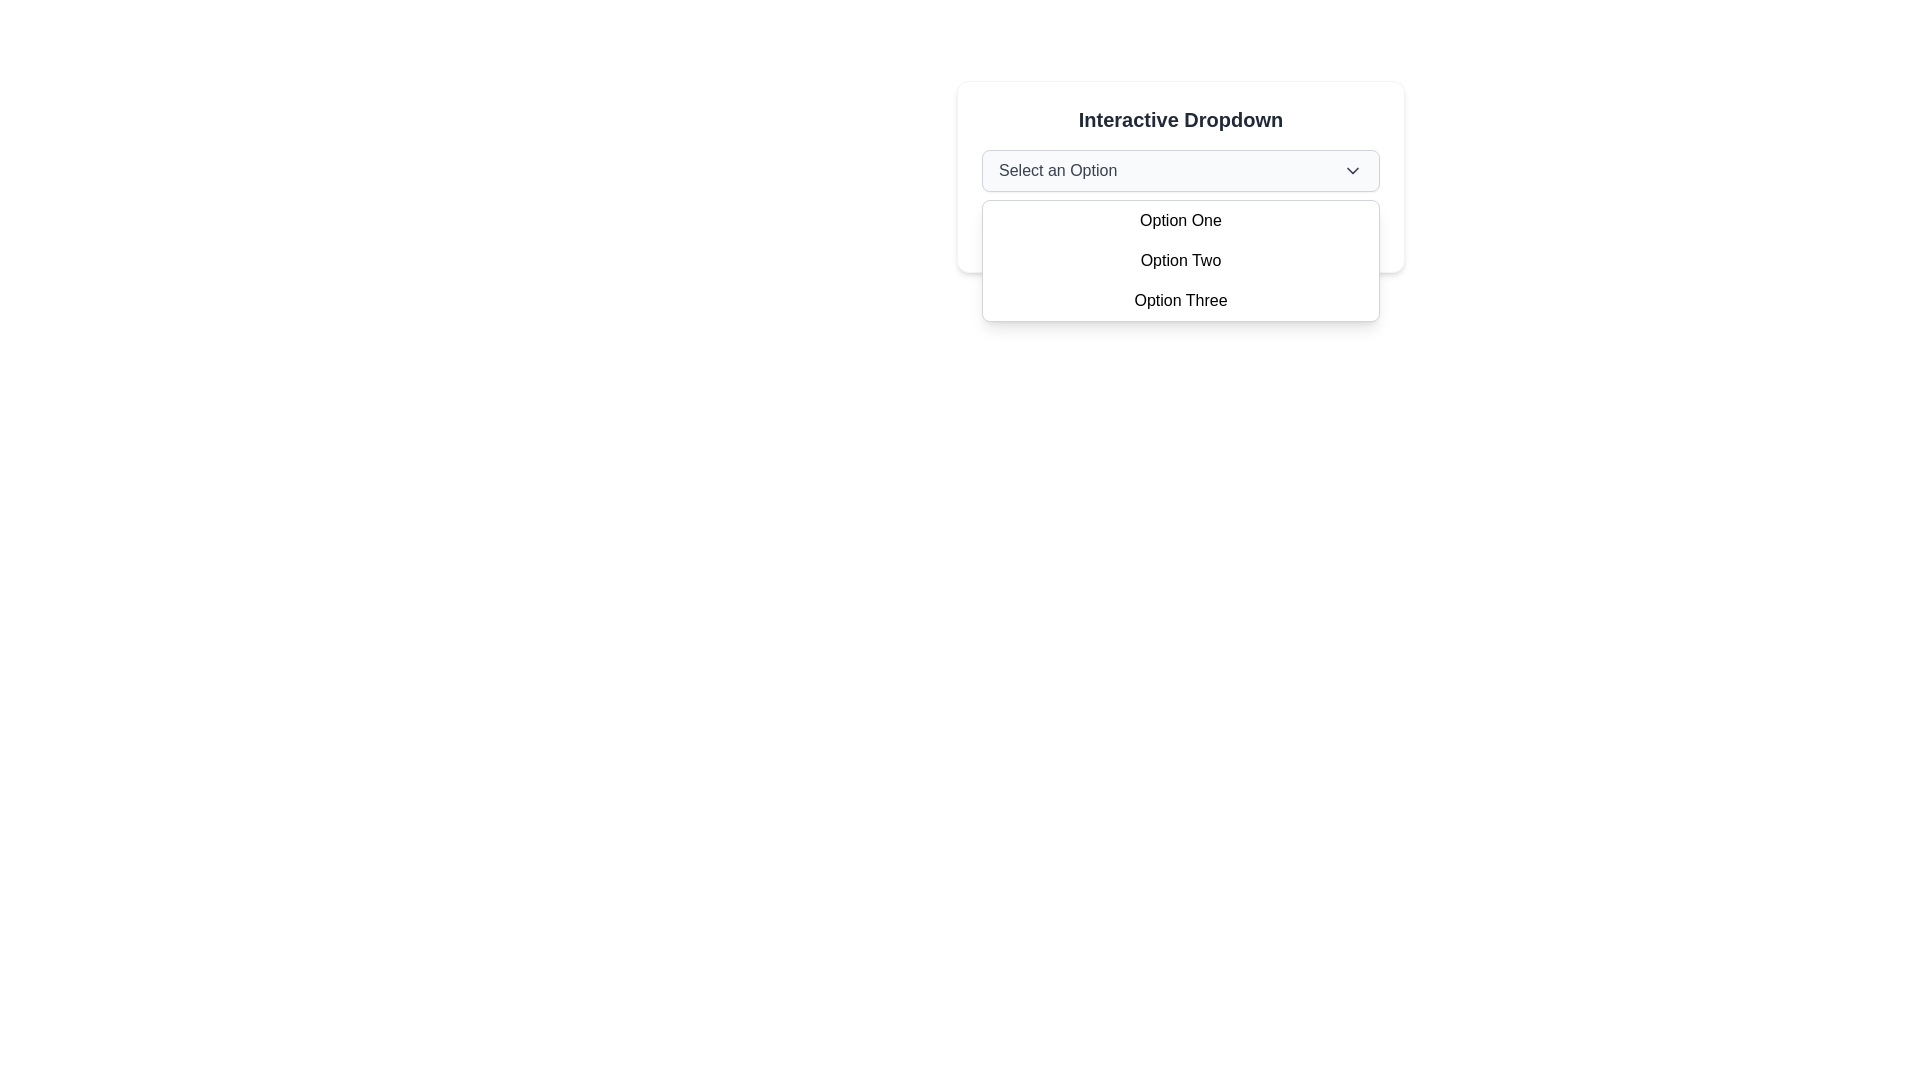  What do you see at coordinates (1180, 260) in the screenshot?
I see `the second option labeled 'Option Two' in the dropdown menu` at bounding box center [1180, 260].